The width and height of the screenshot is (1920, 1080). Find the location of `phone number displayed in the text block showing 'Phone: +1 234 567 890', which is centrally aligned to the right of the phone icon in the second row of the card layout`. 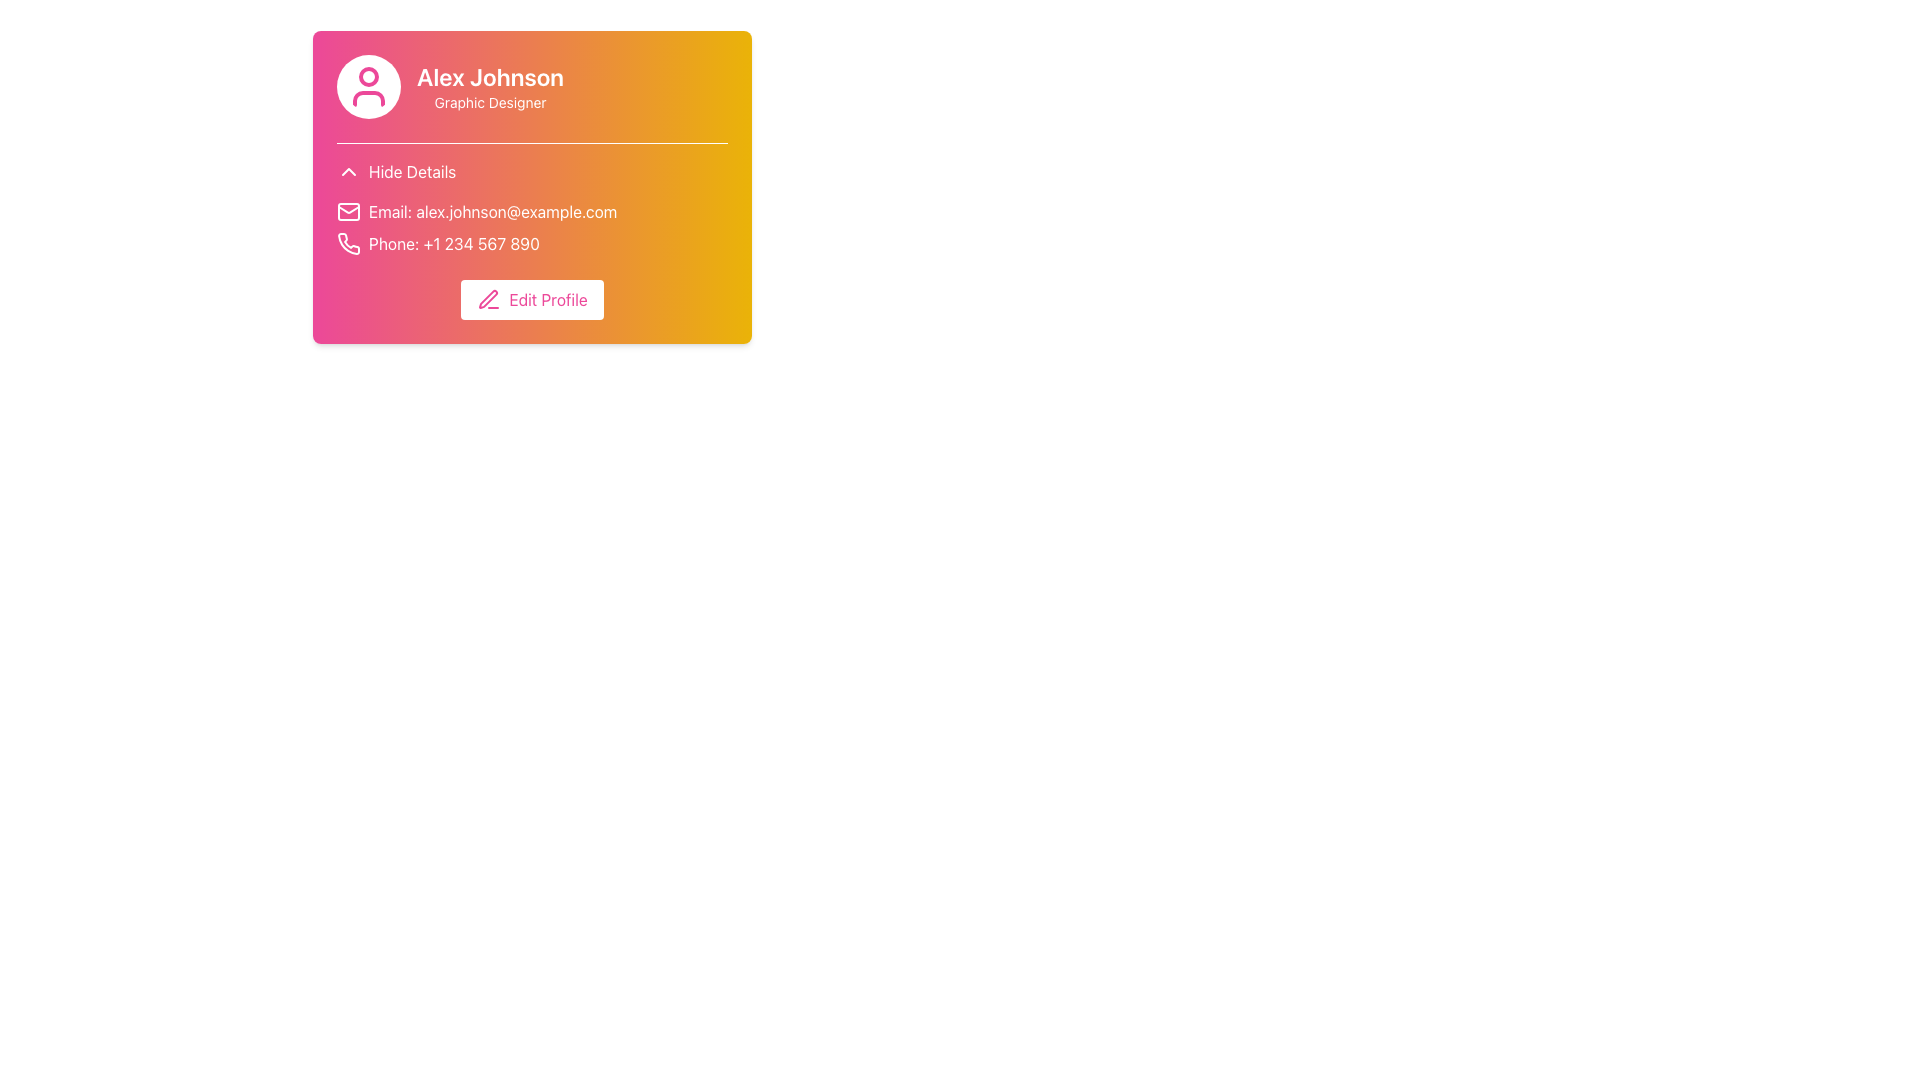

phone number displayed in the text block showing 'Phone: +1 234 567 890', which is centrally aligned to the right of the phone icon in the second row of the card layout is located at coordinates (453, 242).